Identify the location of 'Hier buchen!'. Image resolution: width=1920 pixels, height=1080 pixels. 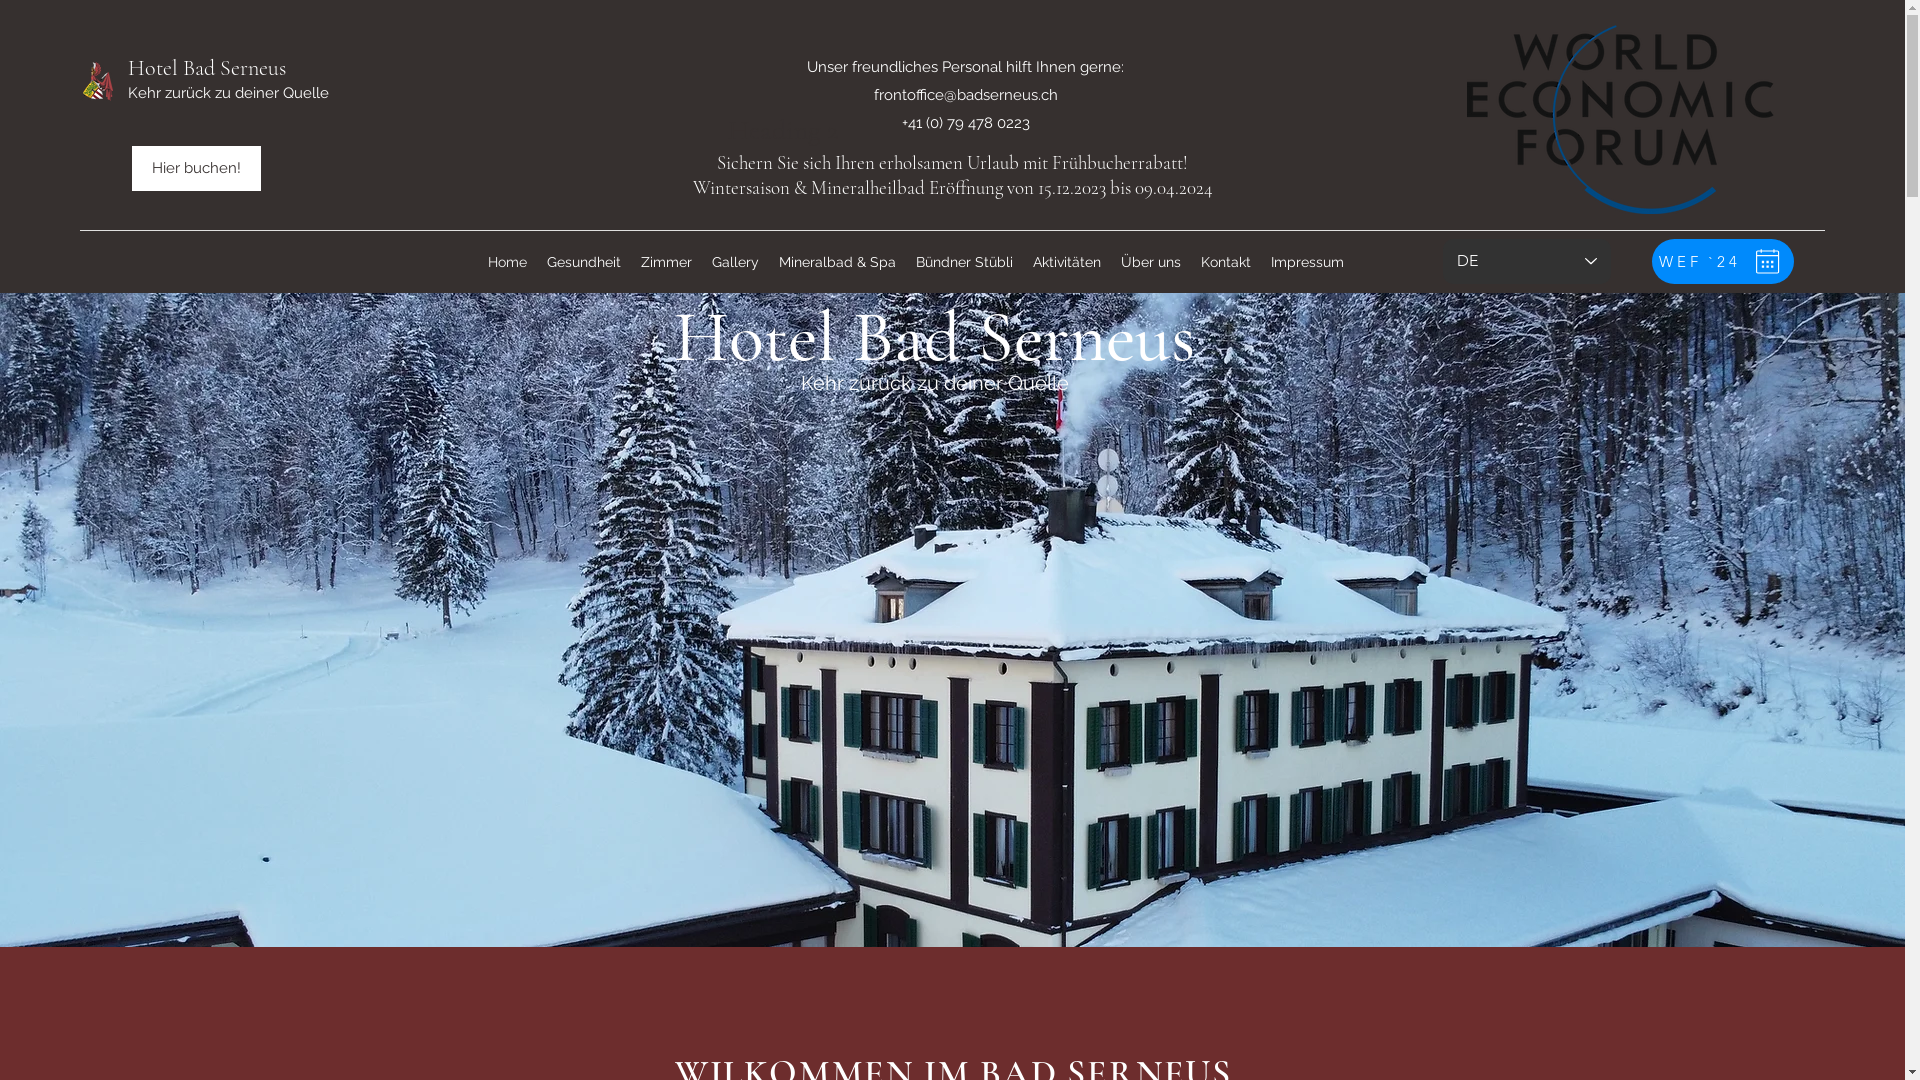
(196, 167).